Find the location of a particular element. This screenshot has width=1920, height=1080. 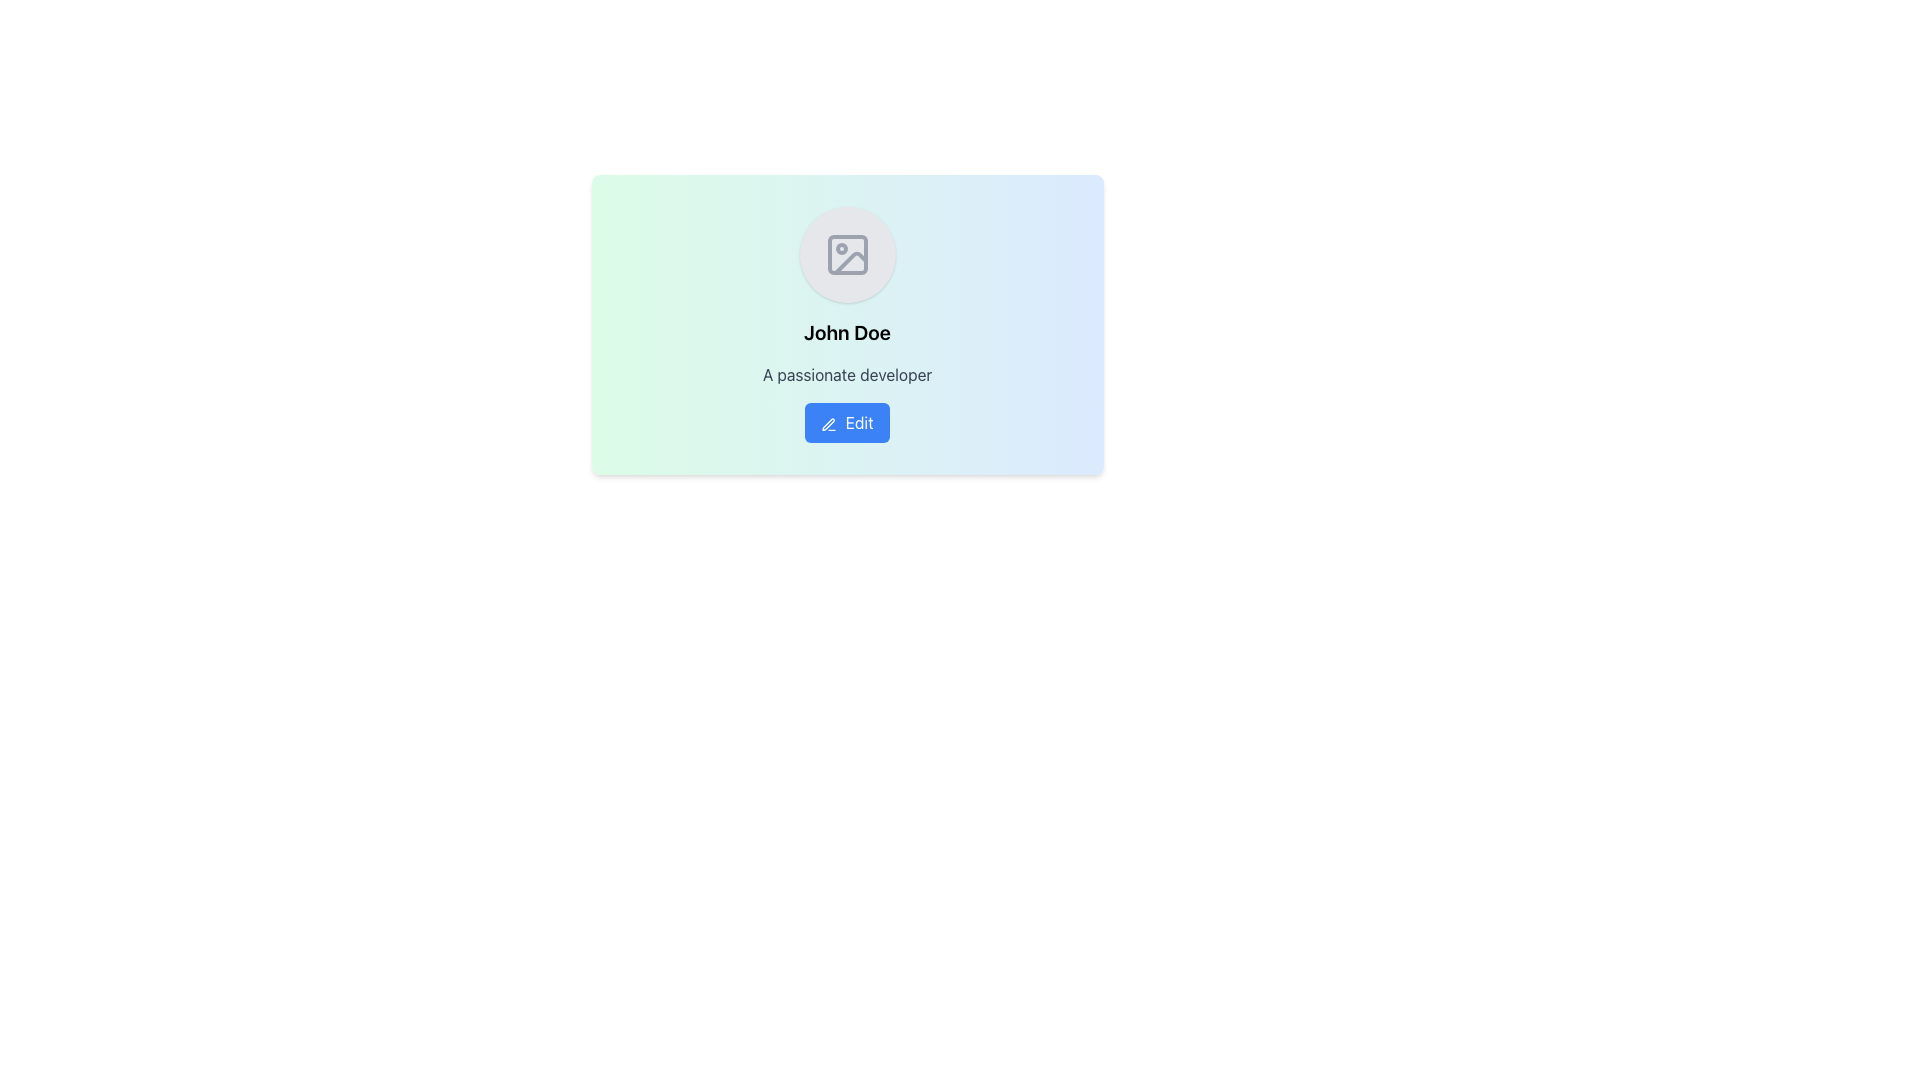

the image placeholder that serves as a user avatar space, located above the text 'John Doe' and 'A passionate developer', and directly above the blue 'Edit' button is located at coordinates (847, 253).